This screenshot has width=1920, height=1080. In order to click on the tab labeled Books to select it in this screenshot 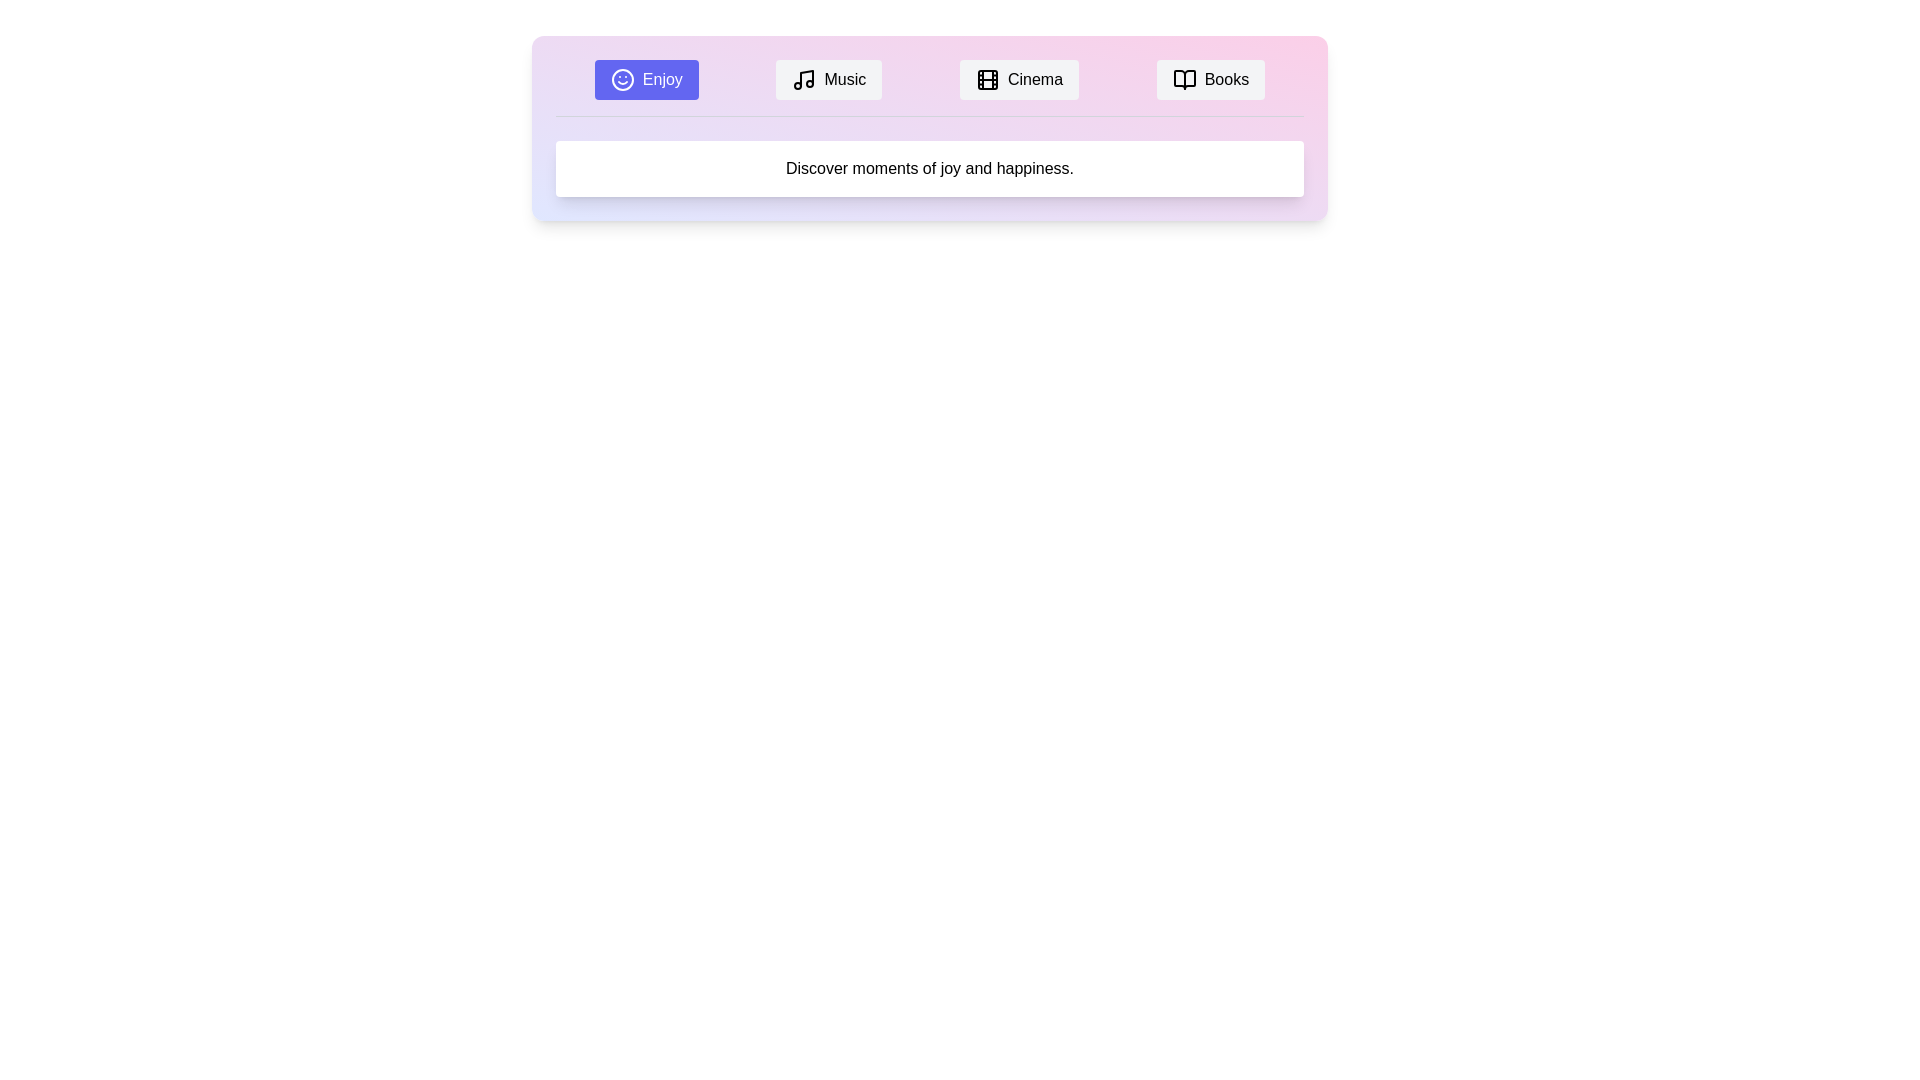, I will do `click(1209, 79)`.